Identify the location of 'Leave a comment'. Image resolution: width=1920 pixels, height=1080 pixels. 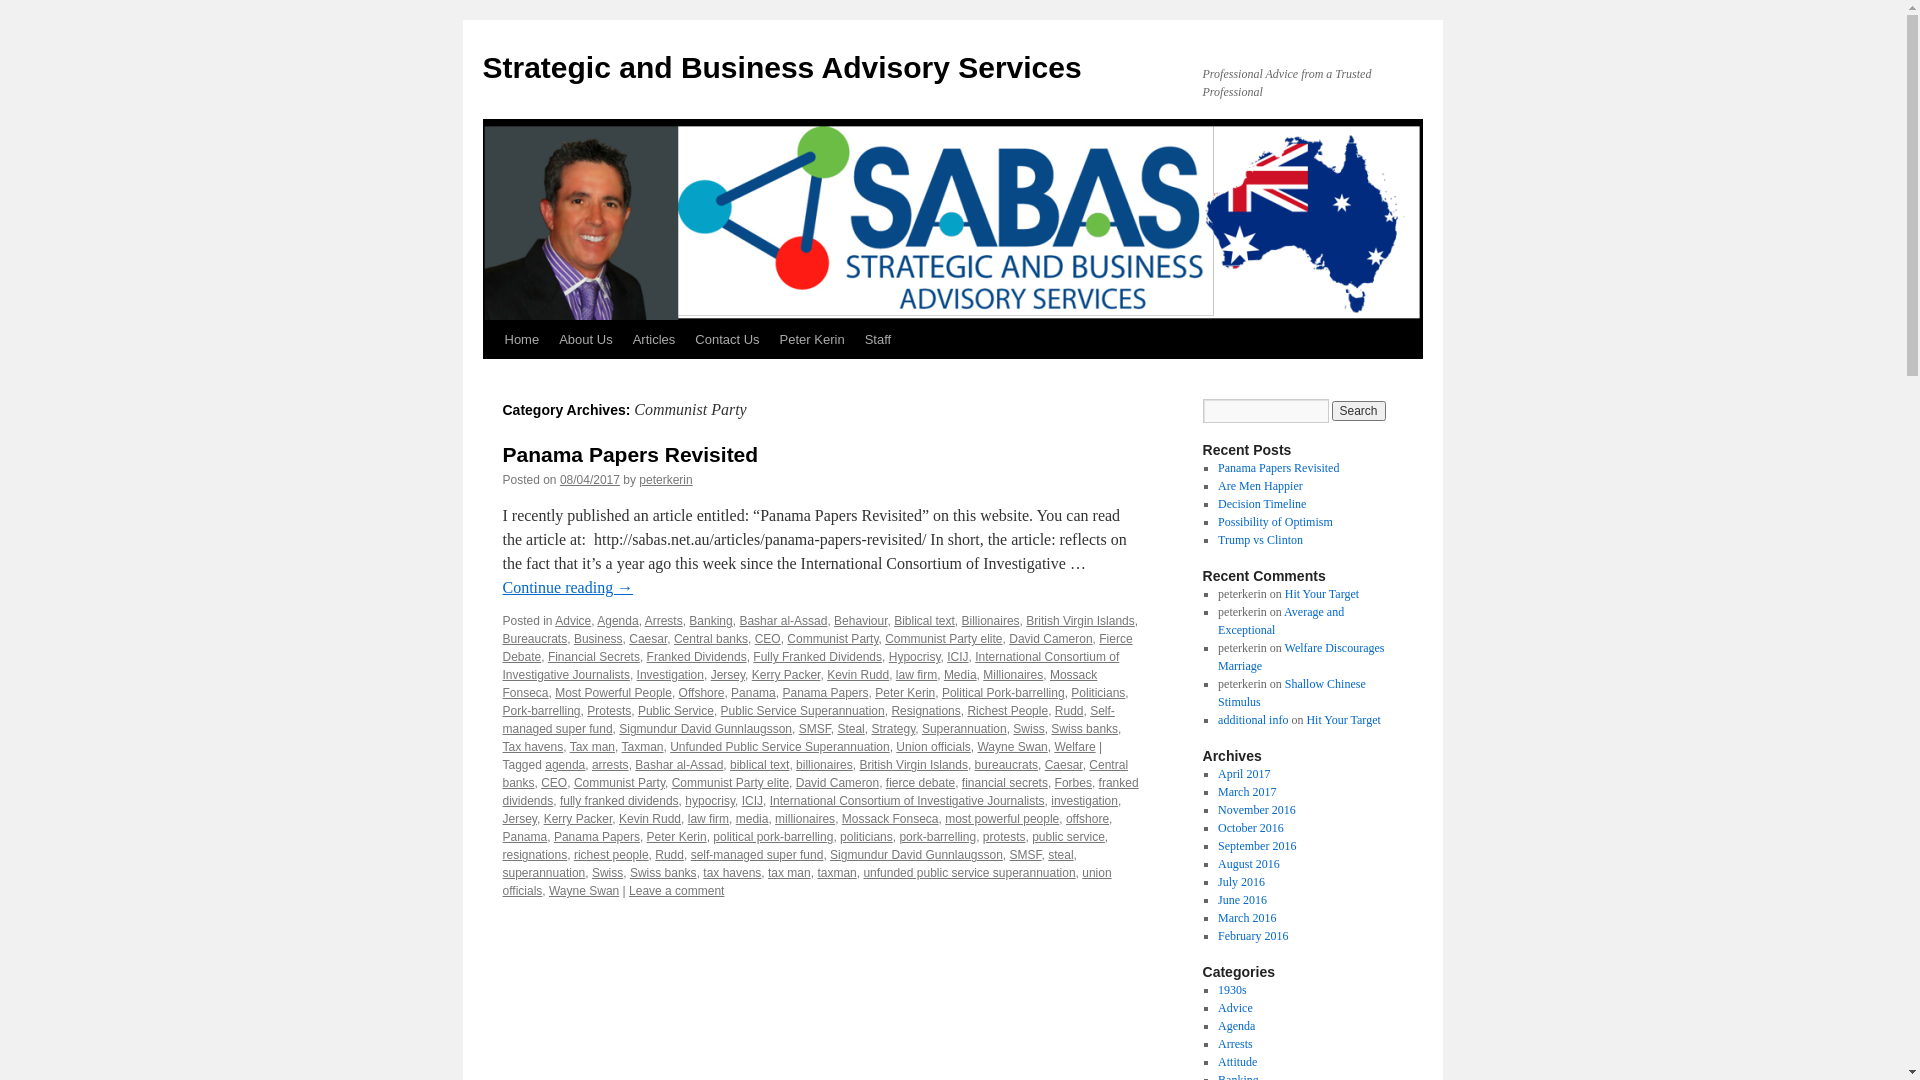
(676, 890).